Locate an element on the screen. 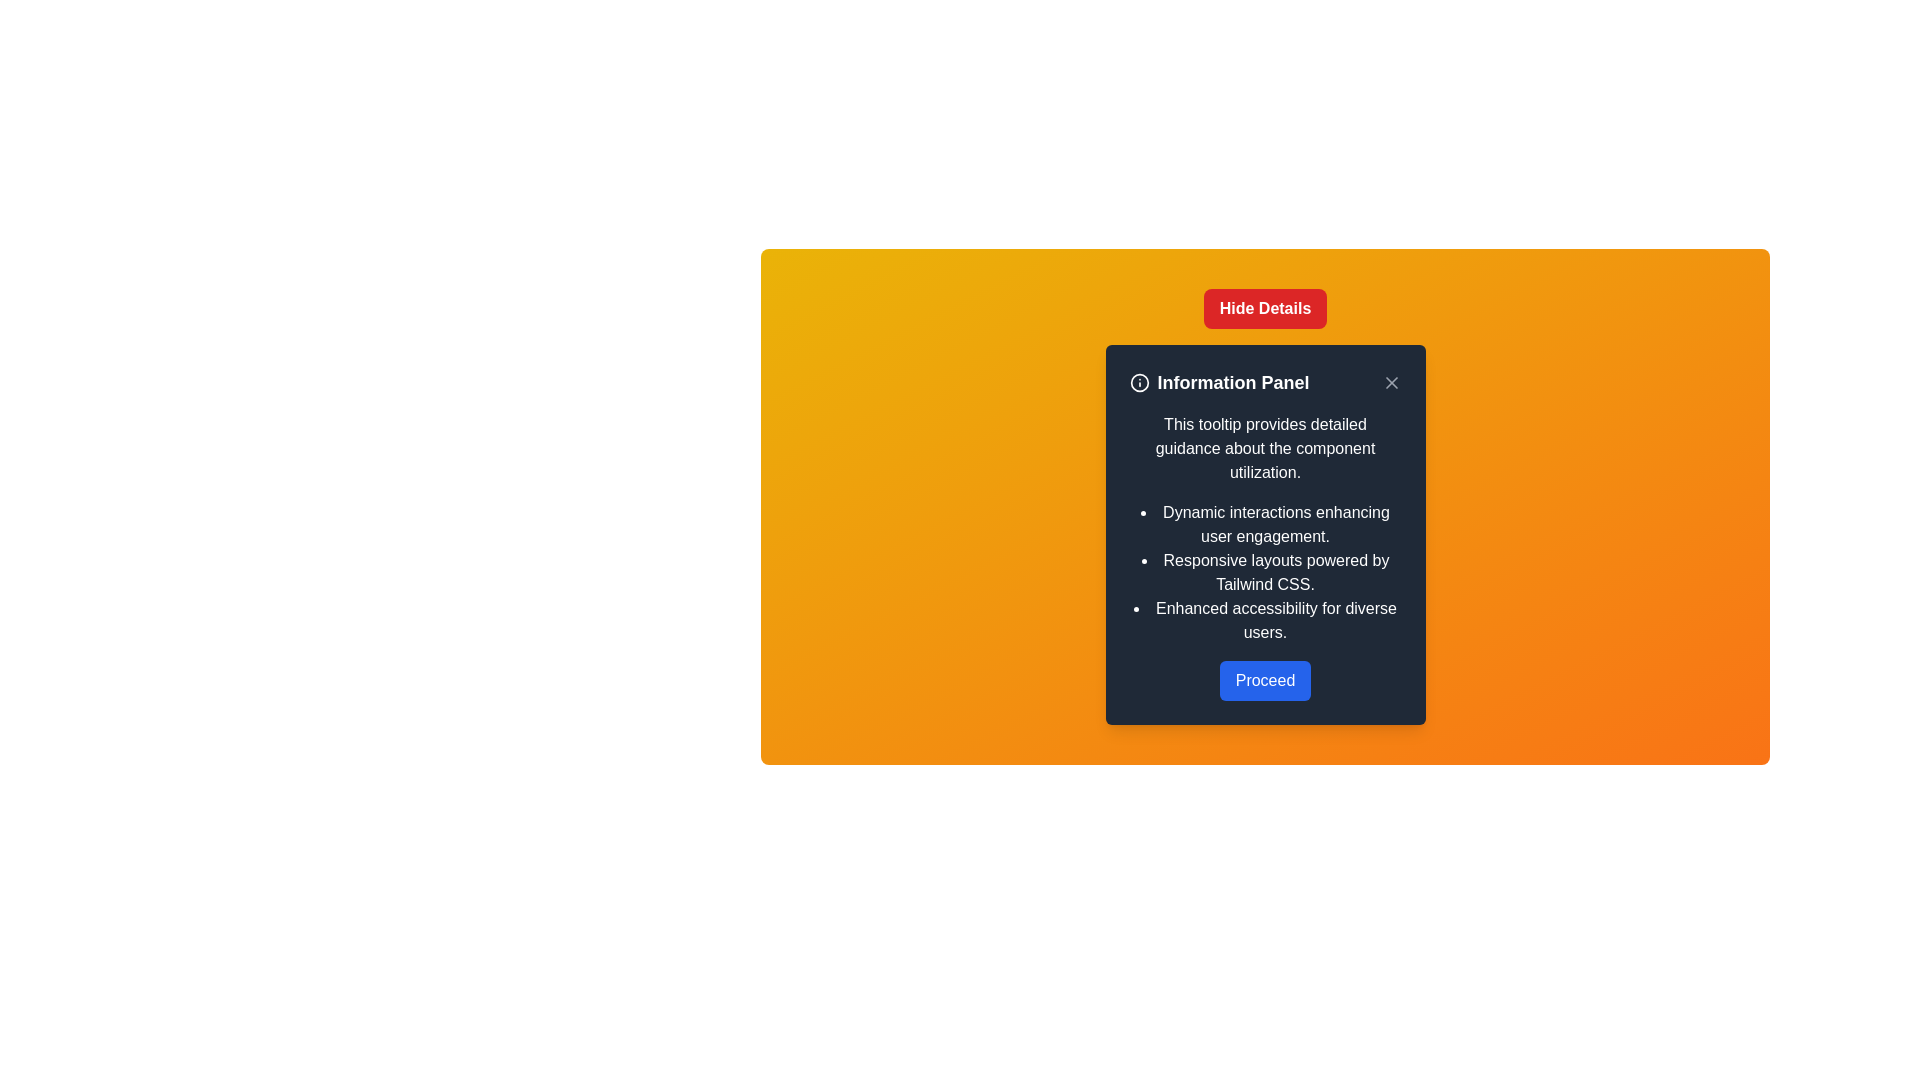 This screenshot has width=1920, height=1080. the confirm button located at the bottom center of the 'Information Panel' is located at coordinates (1264, 680).